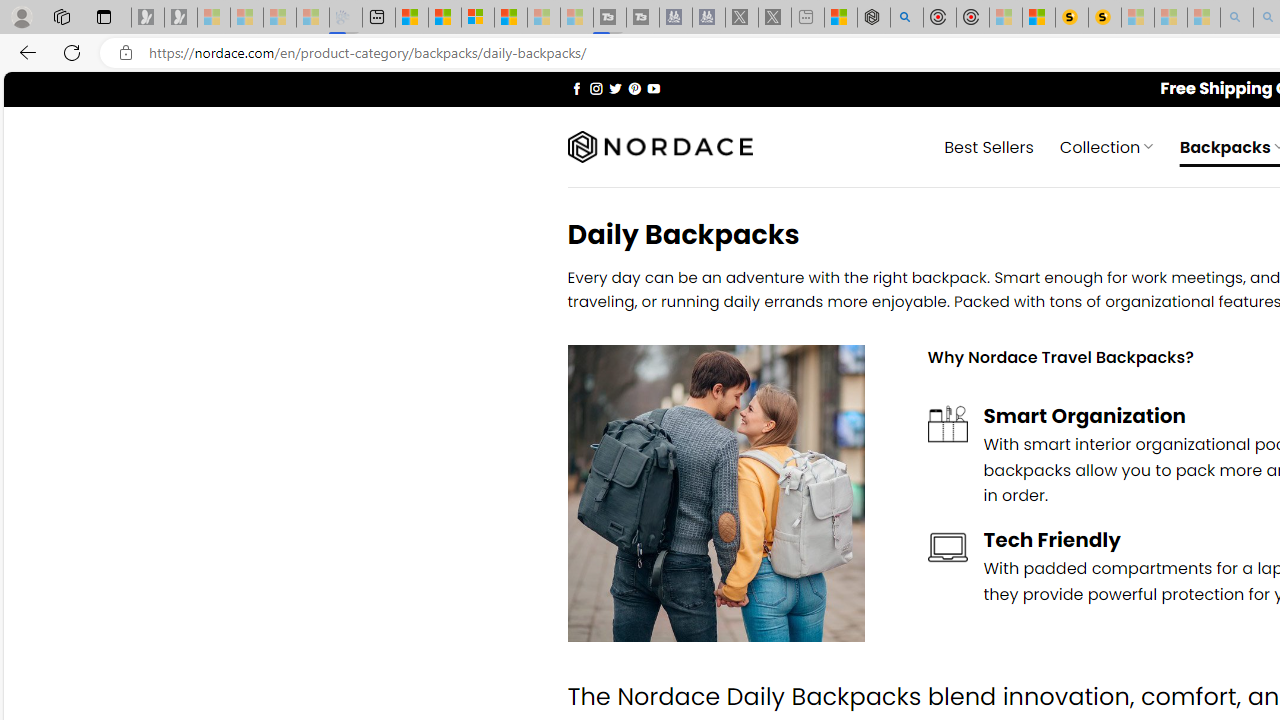  Describe the element at coordinates (595, 87) in the screenshot. I see `'Follow on Instagram'` at that location.